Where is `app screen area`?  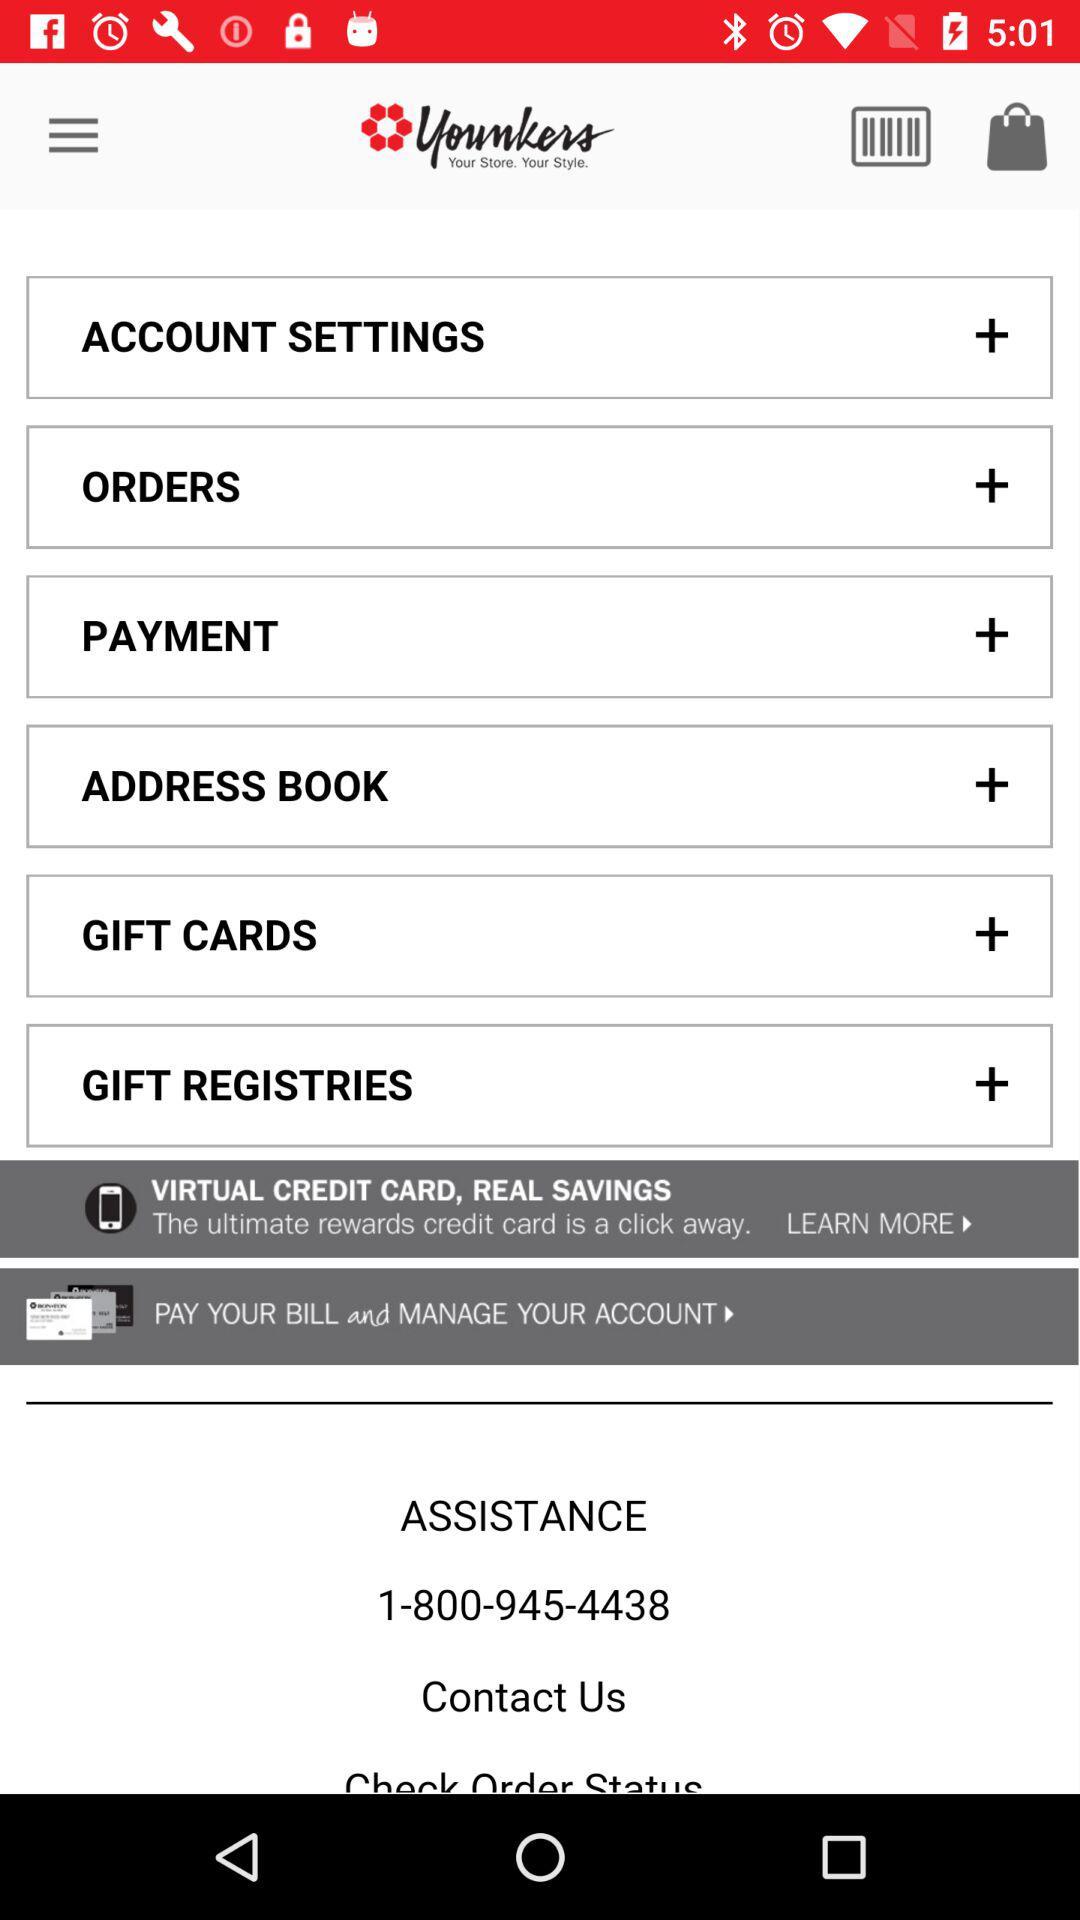 app screen area is located at coordinates (538, 1001).